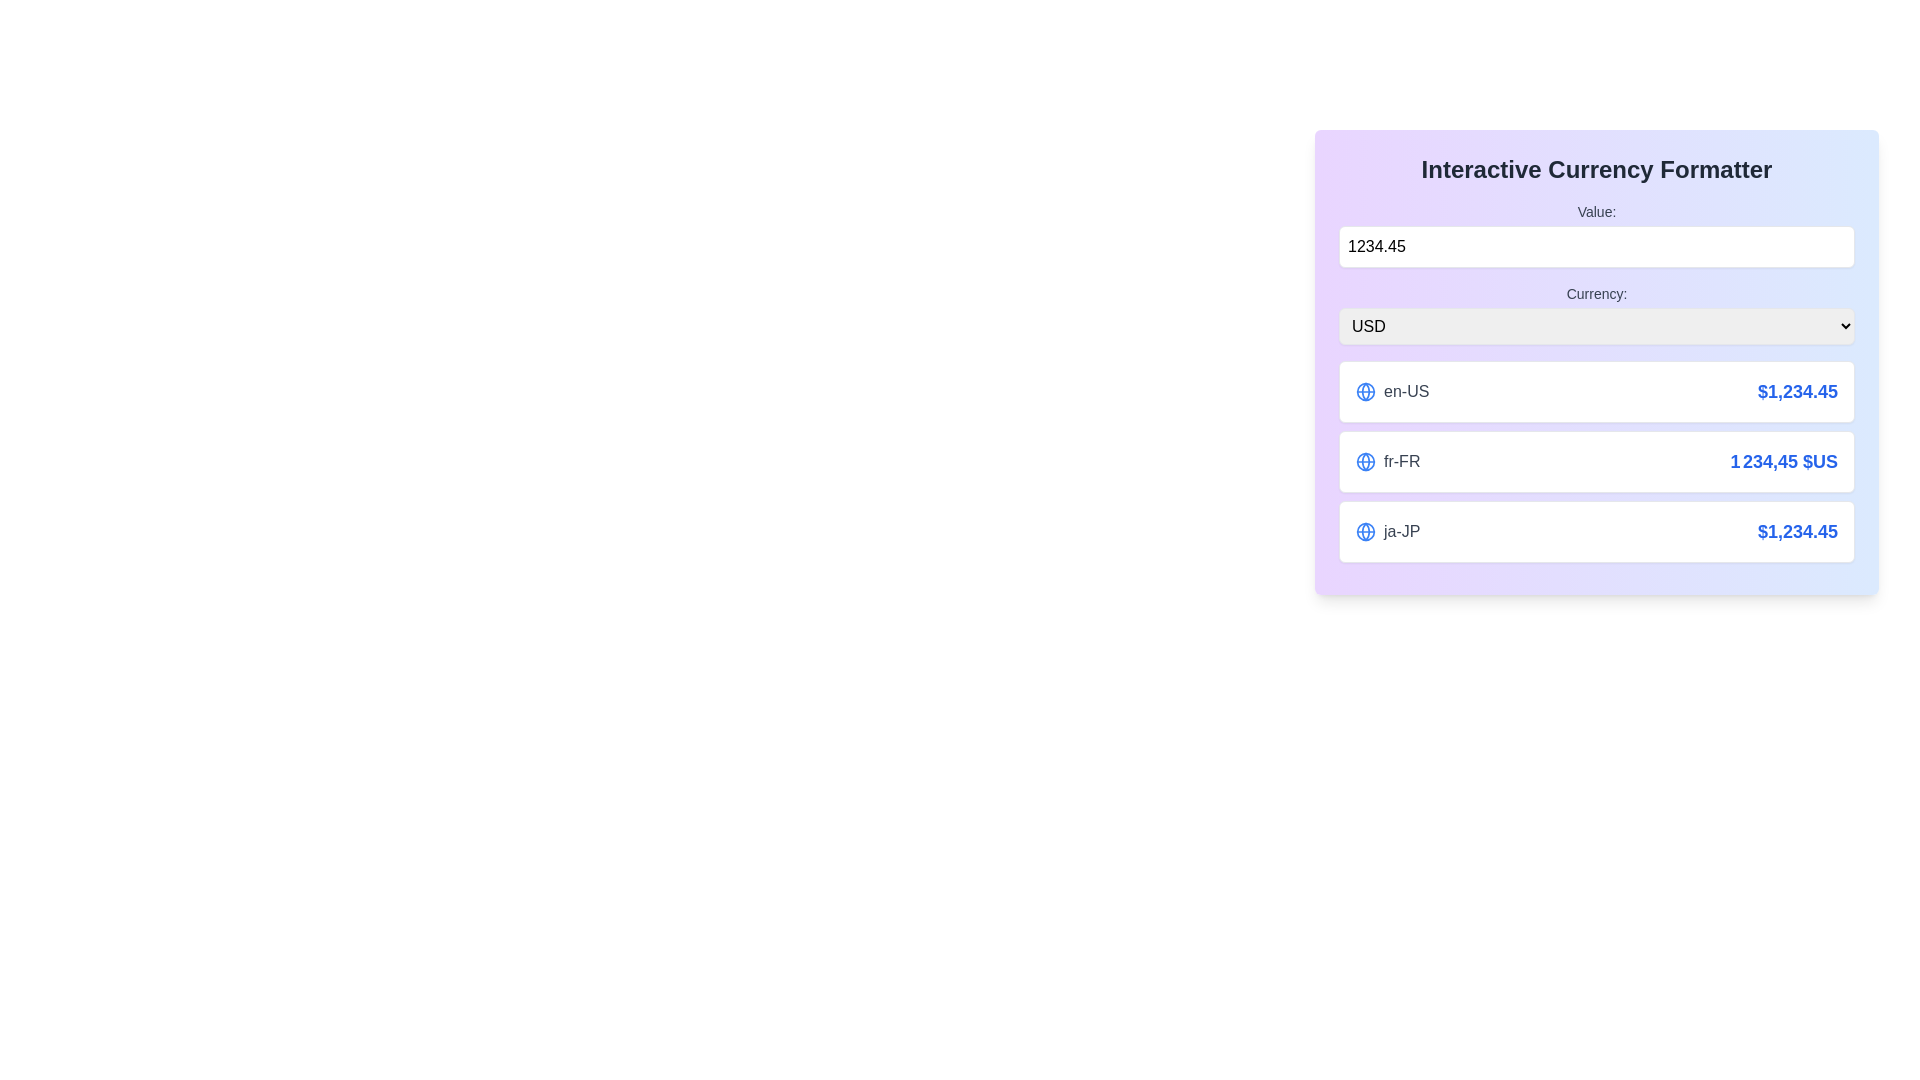 The width and height of the screenshot is (1920, 1080). Describe the element at coordinates (1365, 392) in the screenshot. I see `the blue globe icon representing geographic or language options, which is located to the left of the 'en-US' text label in the 'Interactive Currency Formatter' panel` at that location.